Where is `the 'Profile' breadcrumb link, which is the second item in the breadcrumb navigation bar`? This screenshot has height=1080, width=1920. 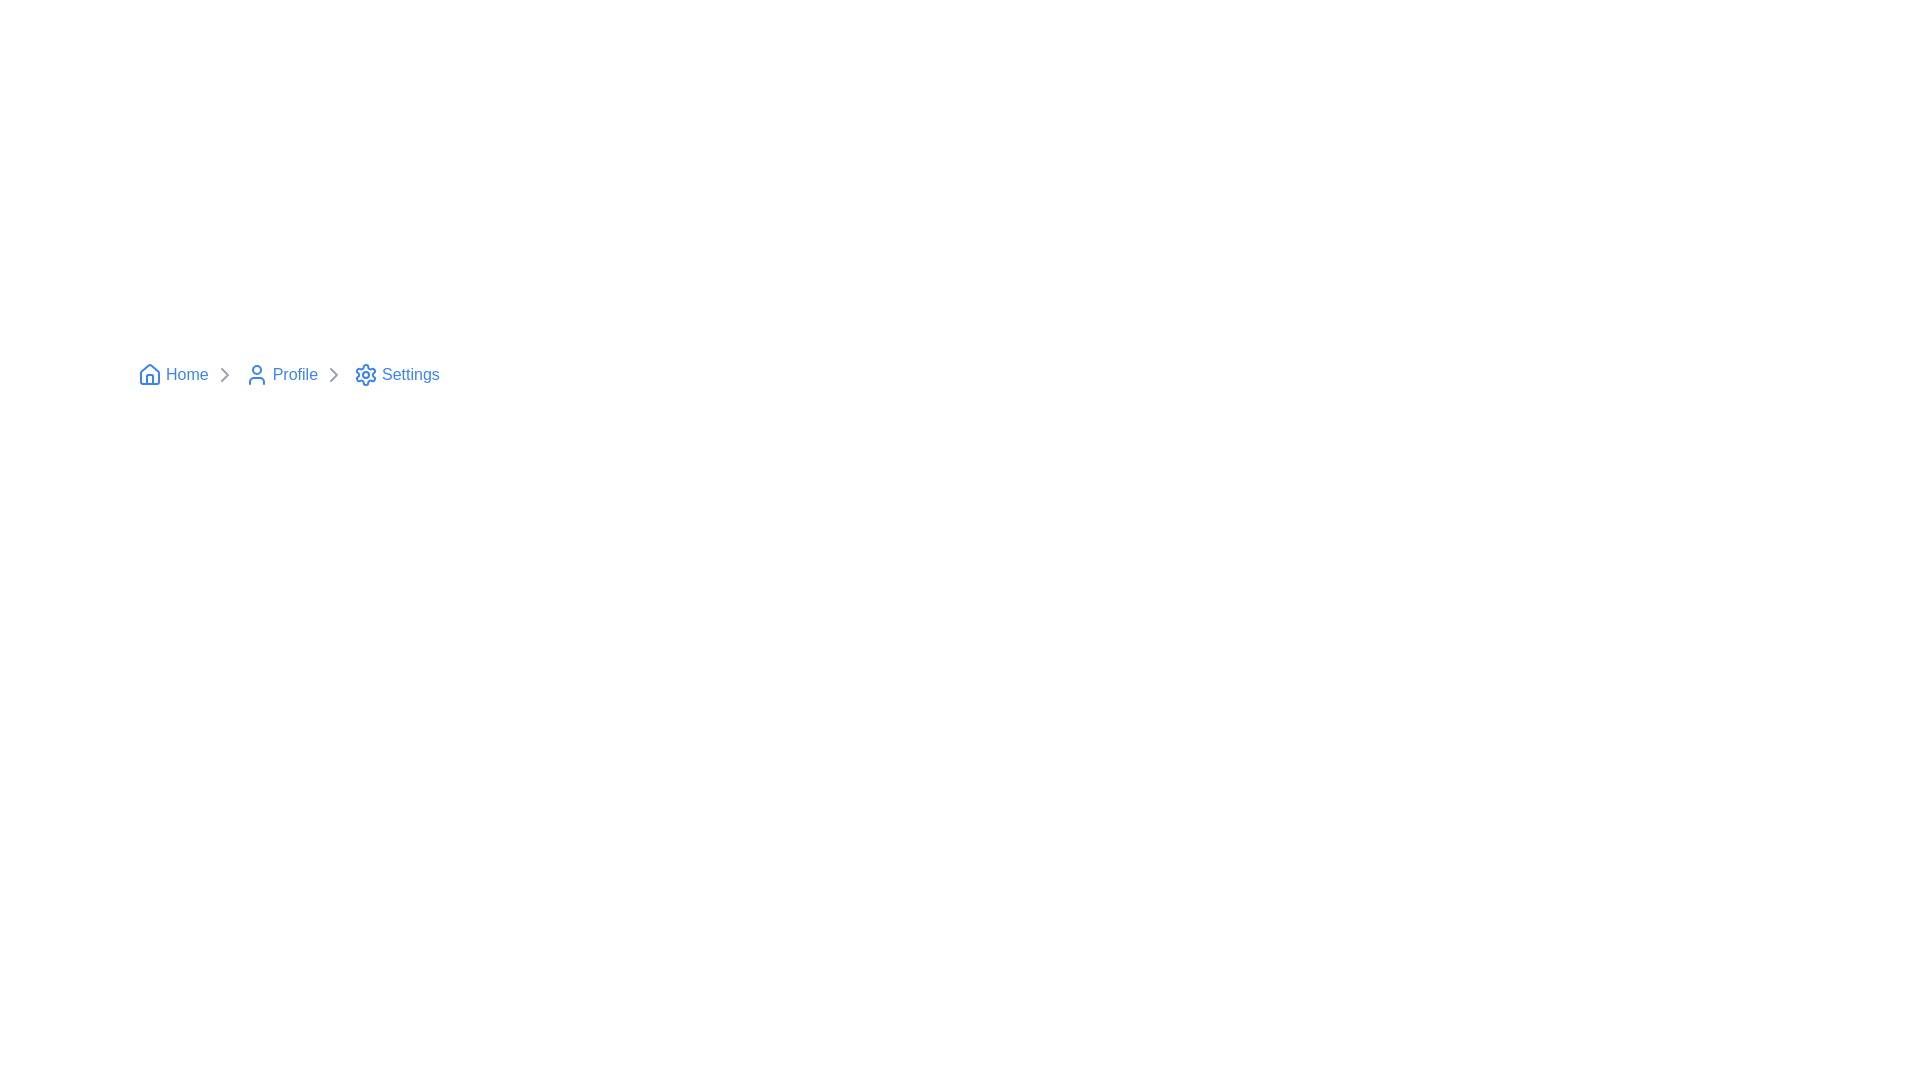 the 'Profile' breadcrumb link, which is the second item in the breadcrumb navigation bar is located at coordinates (294, 374).